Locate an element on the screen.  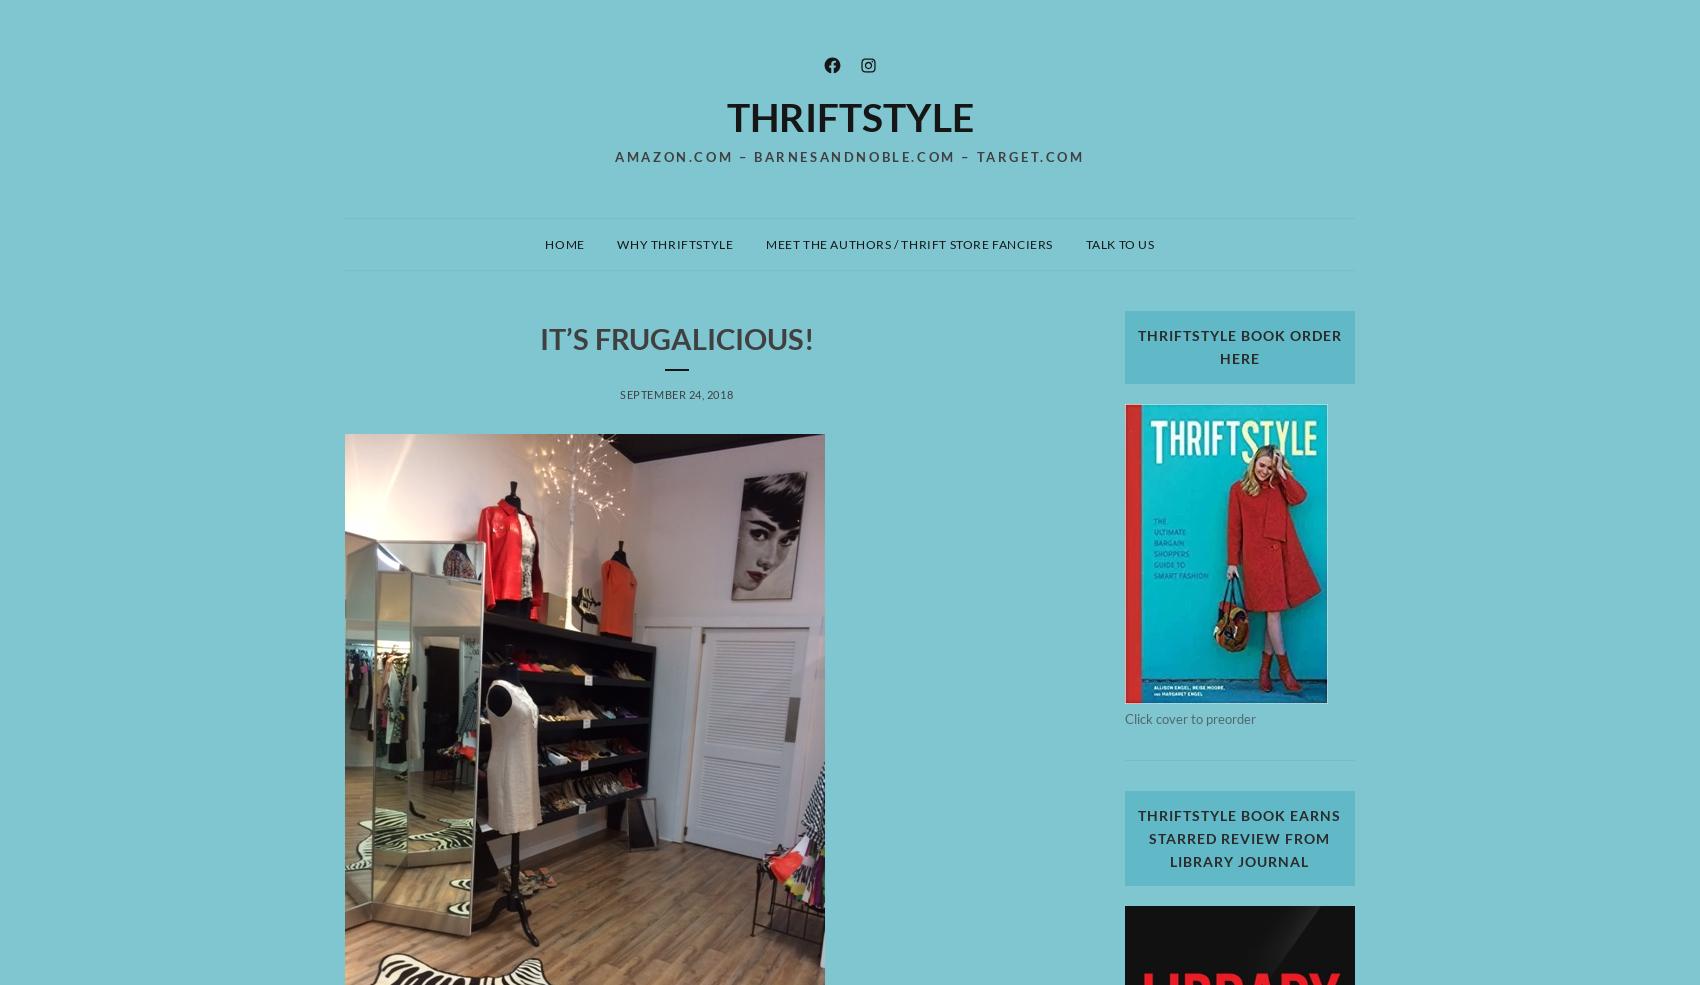
'Home' is located at coordinates (563, 242).